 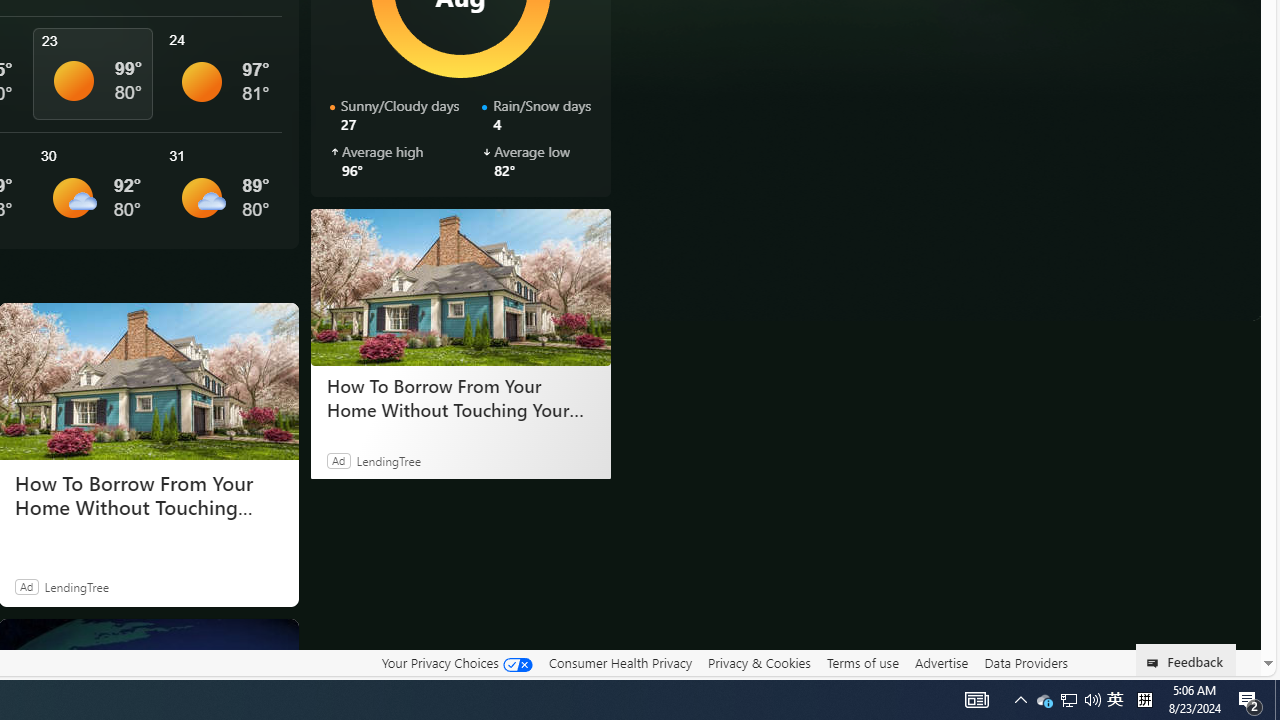 I want to click on 'Class: feedback_link_icon-DS-EntryPoint1-1', so click(x=1156, y=663).